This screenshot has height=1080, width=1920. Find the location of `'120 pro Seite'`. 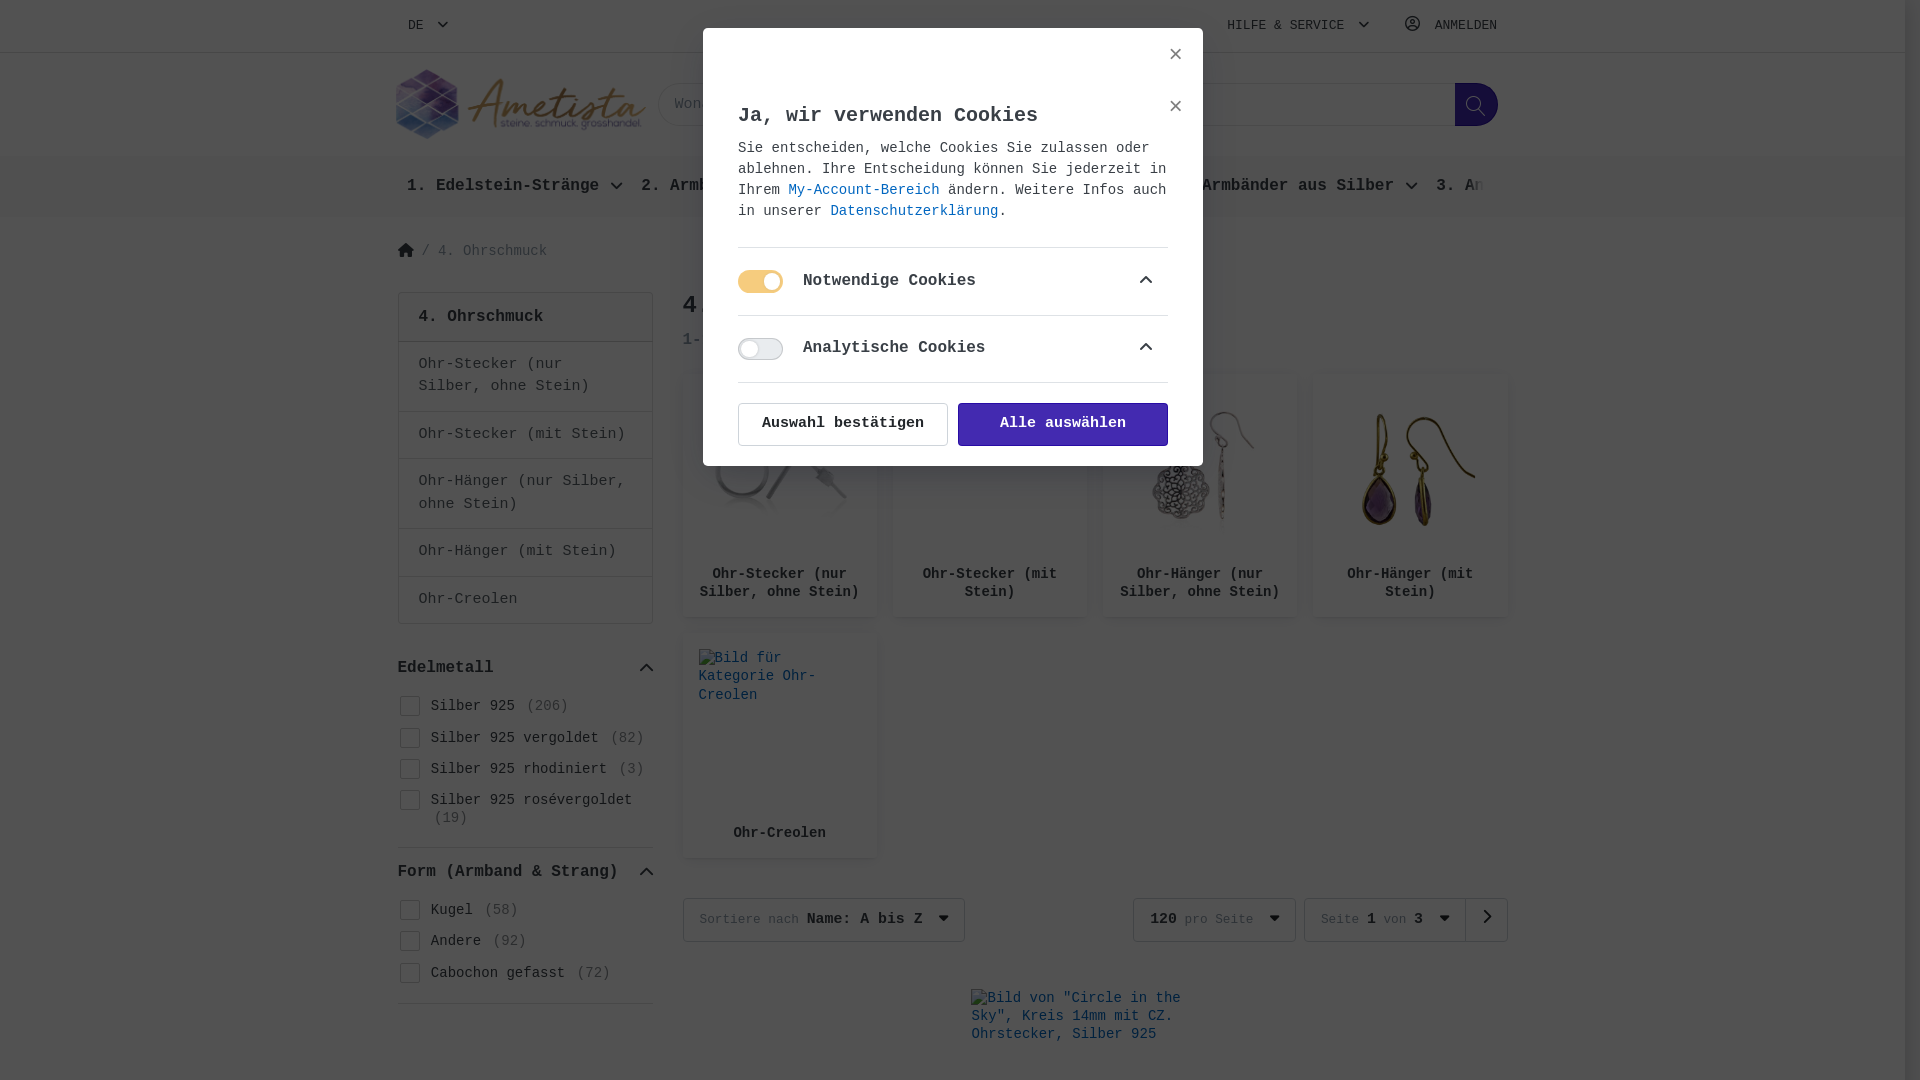

'120 pro Seite' is located at coordinates (1132, 920).